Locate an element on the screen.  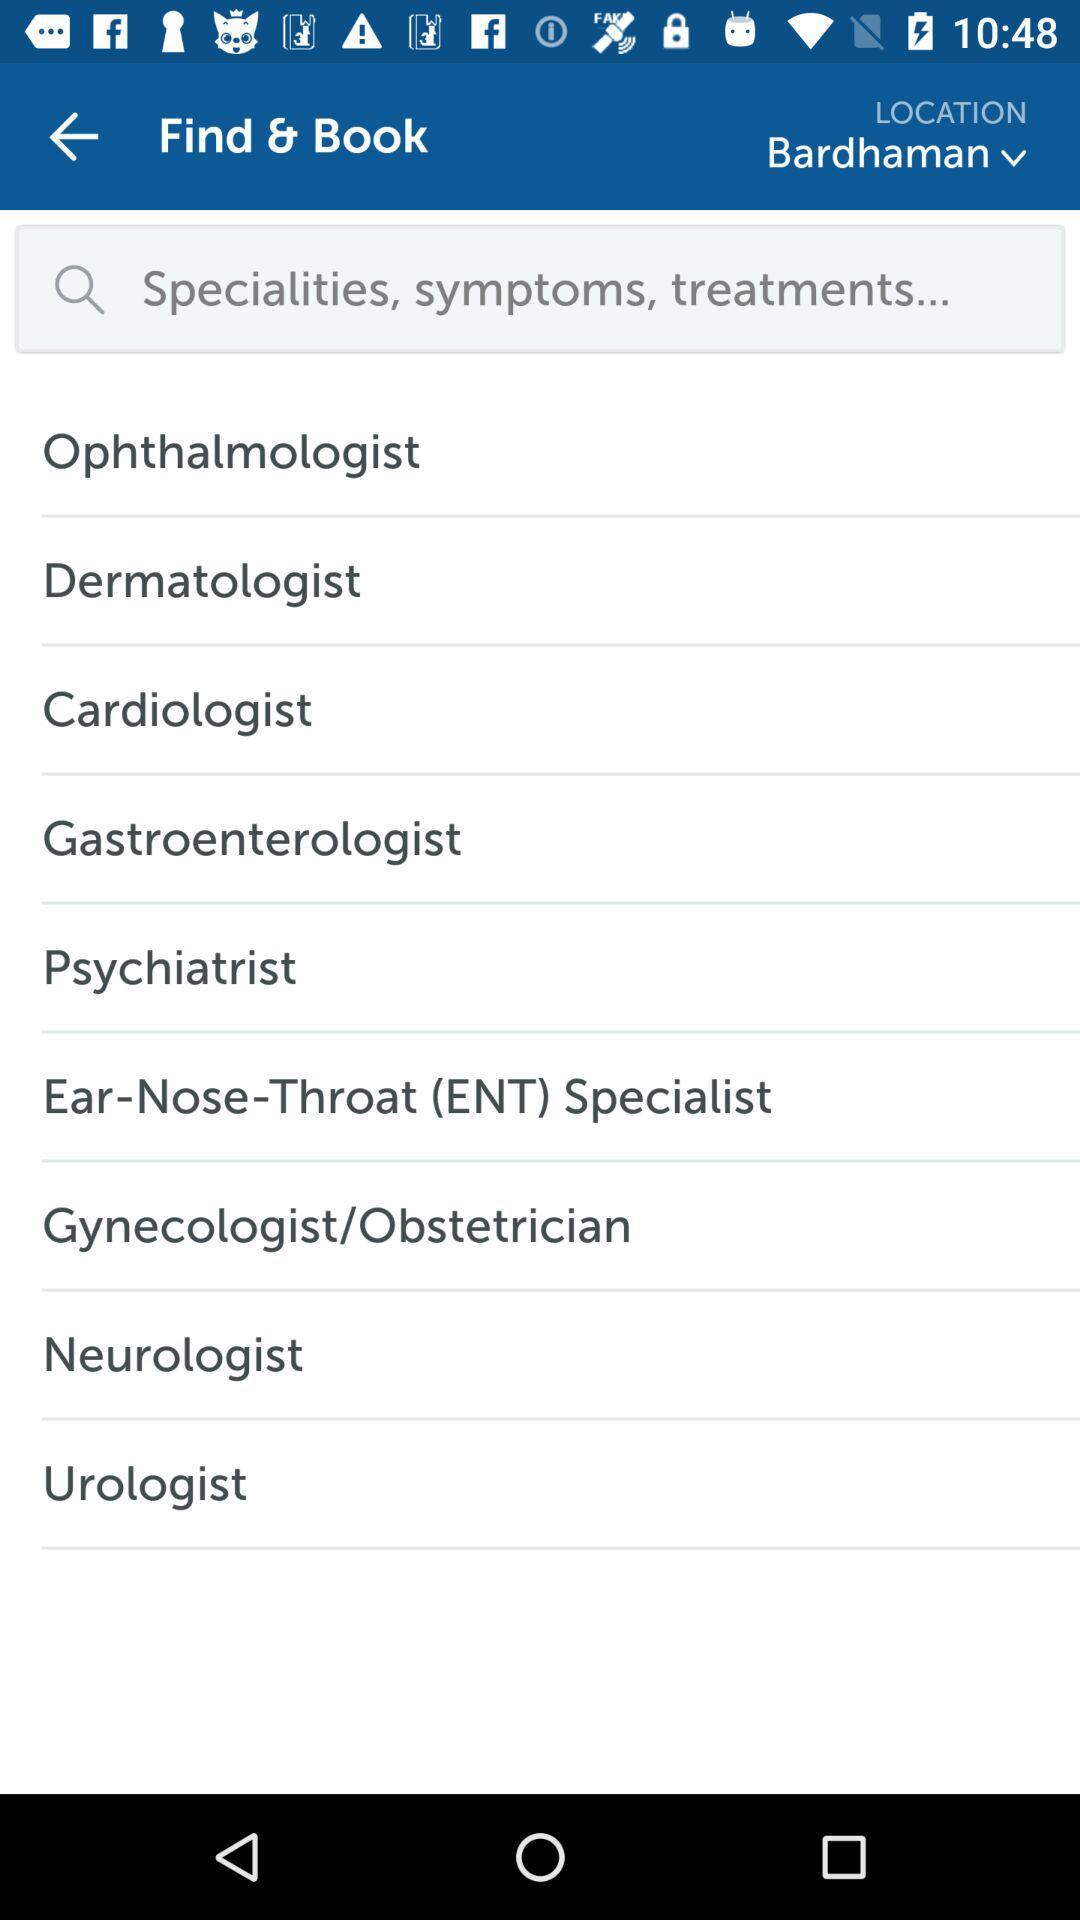
item next to find & book is located at coordinates (72, 135).